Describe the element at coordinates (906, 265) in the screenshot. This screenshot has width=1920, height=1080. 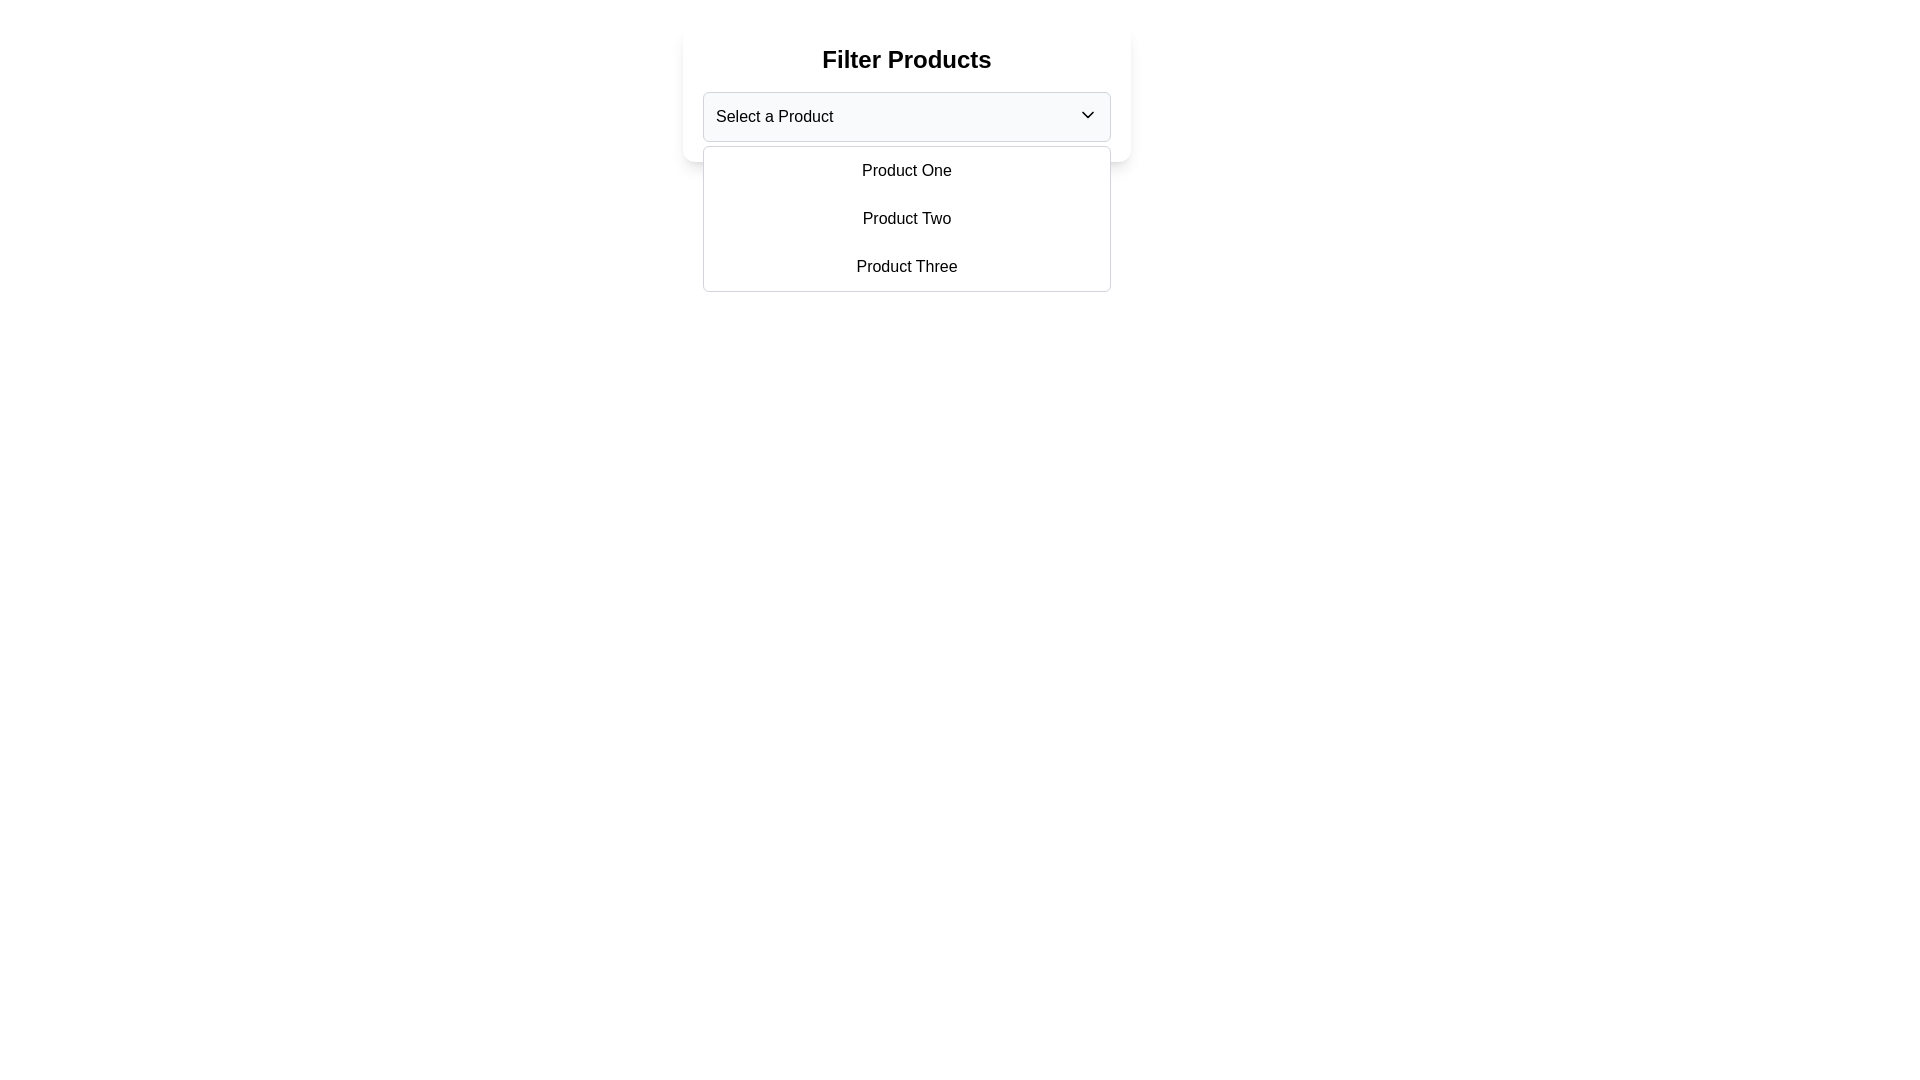
I see `the 'Product Three' option in the dropdown menu, which is the third item under 'Filter Products'` at that location.